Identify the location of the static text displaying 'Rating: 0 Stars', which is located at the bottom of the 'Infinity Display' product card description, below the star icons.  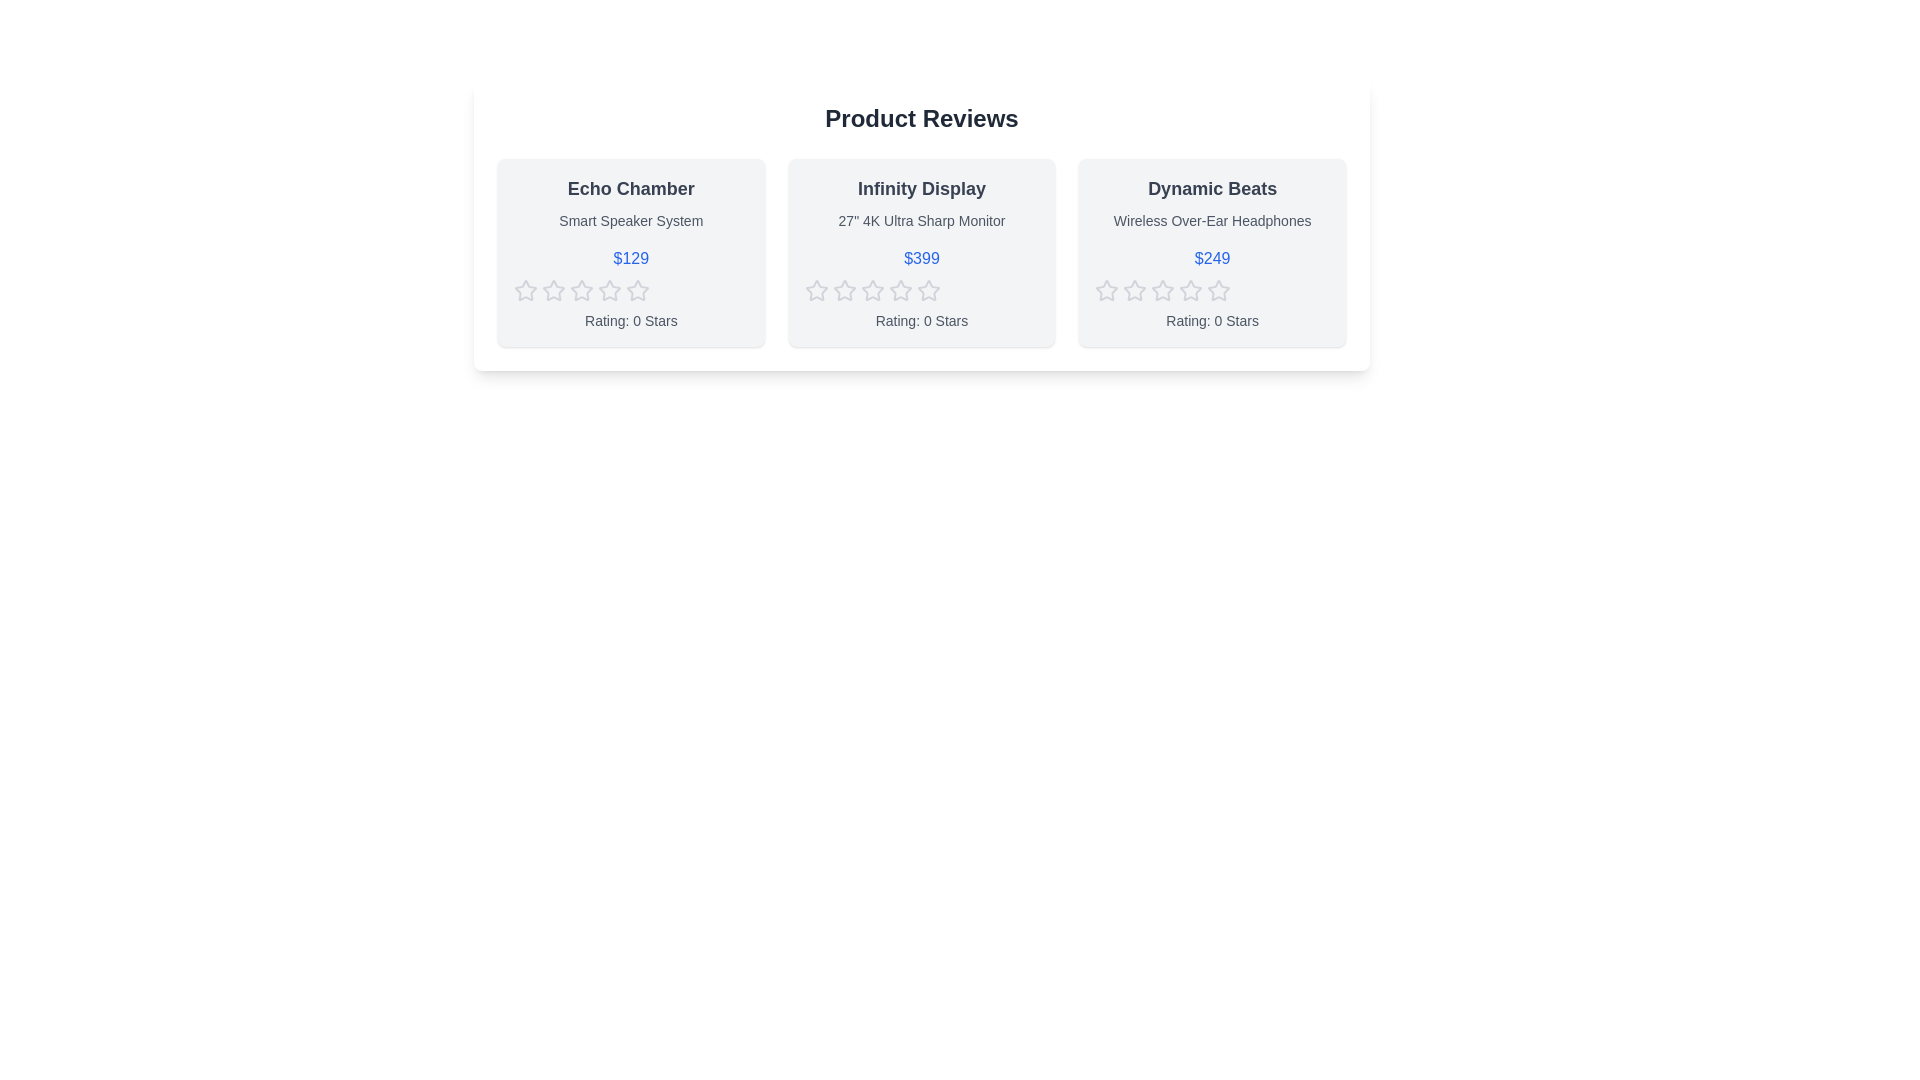
(920, 319).